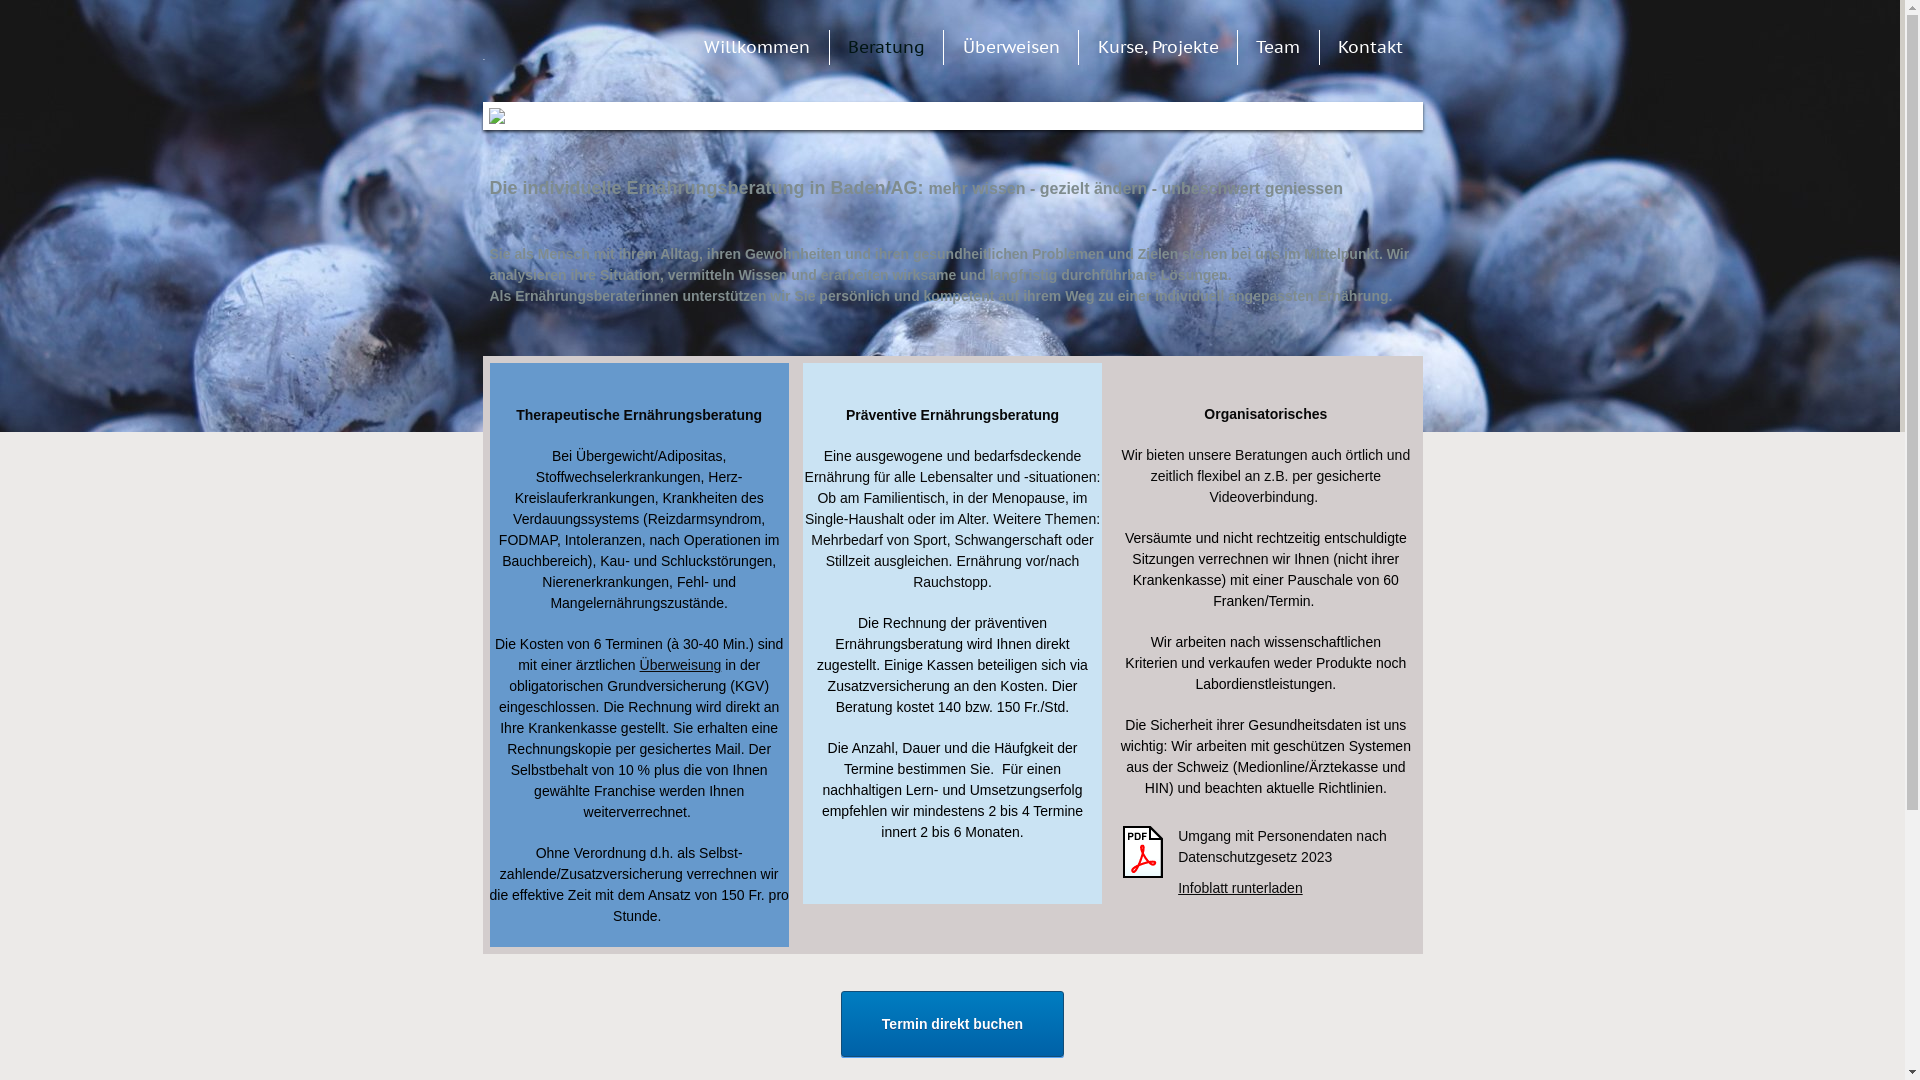  I want to click on 'Kurse, Projekte', so click(1158, 45).